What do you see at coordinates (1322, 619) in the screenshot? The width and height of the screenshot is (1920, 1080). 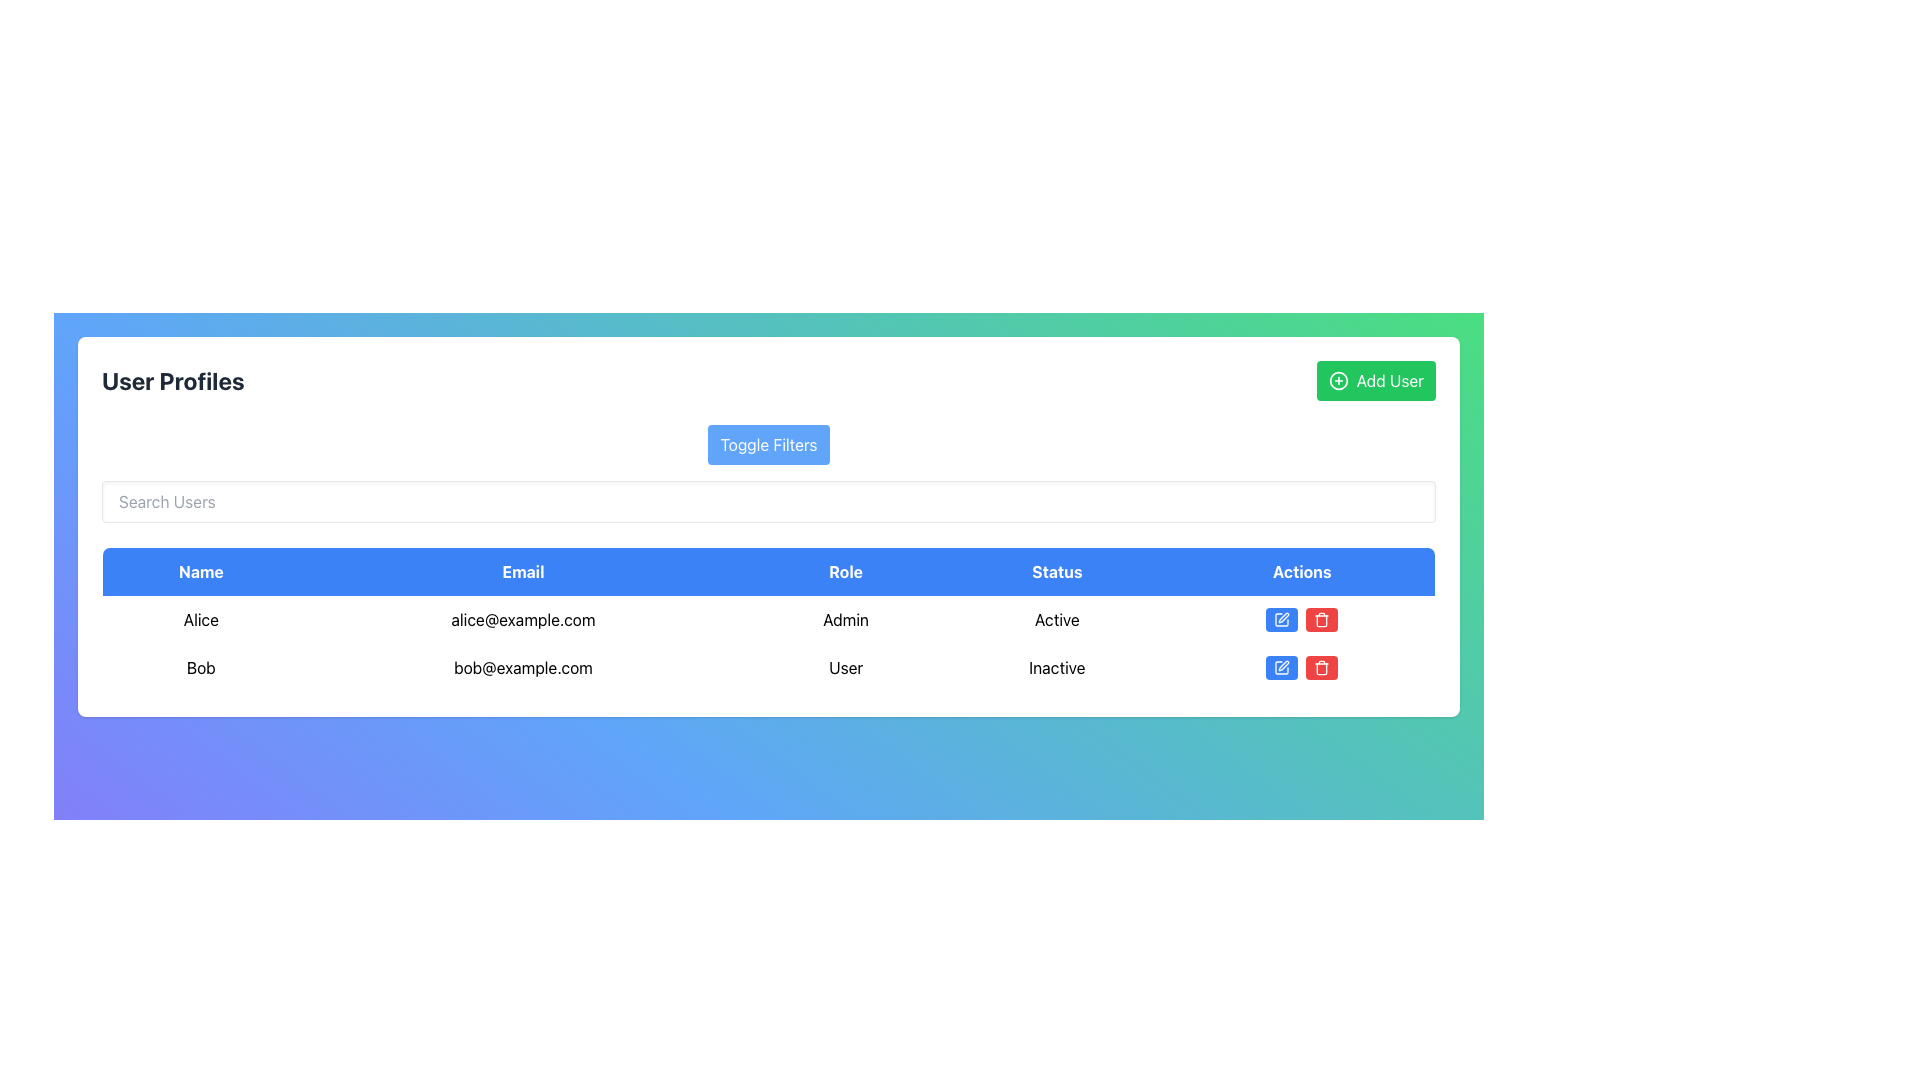 I see `the delete button in the 'Actions' section of the table, positioned to the right of the 'Edit' button` at bounding box center [1322, 619].